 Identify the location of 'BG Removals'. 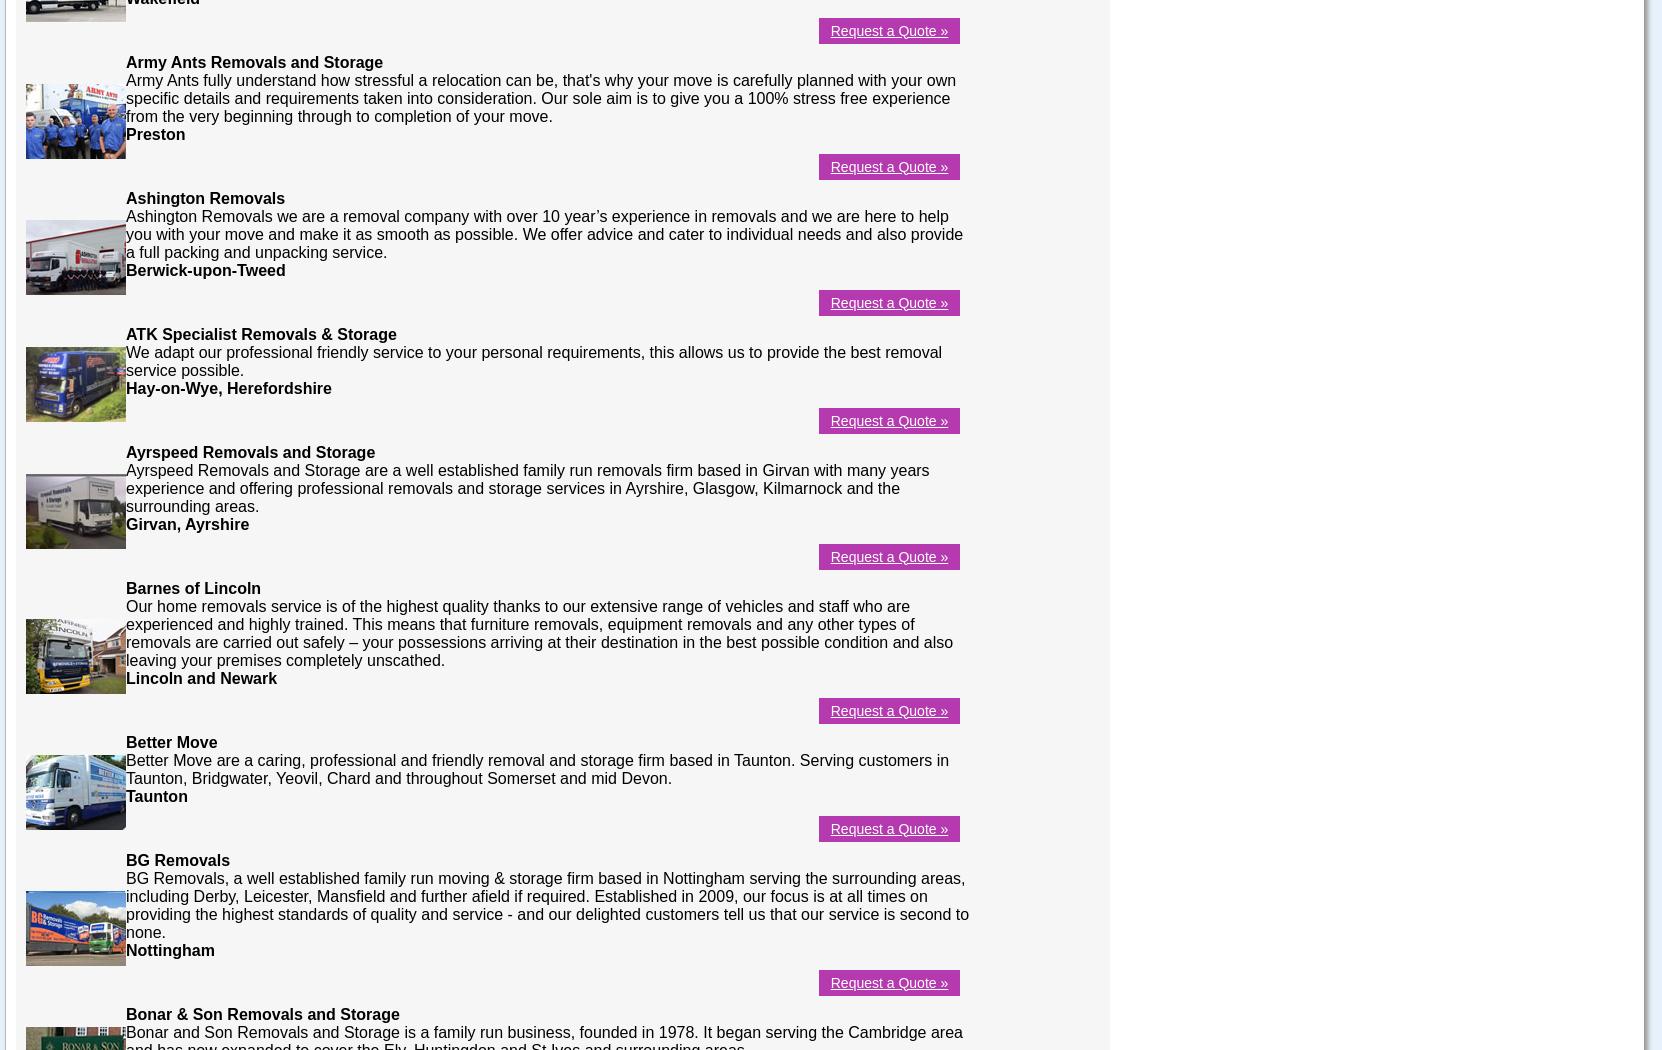
(177, 859).